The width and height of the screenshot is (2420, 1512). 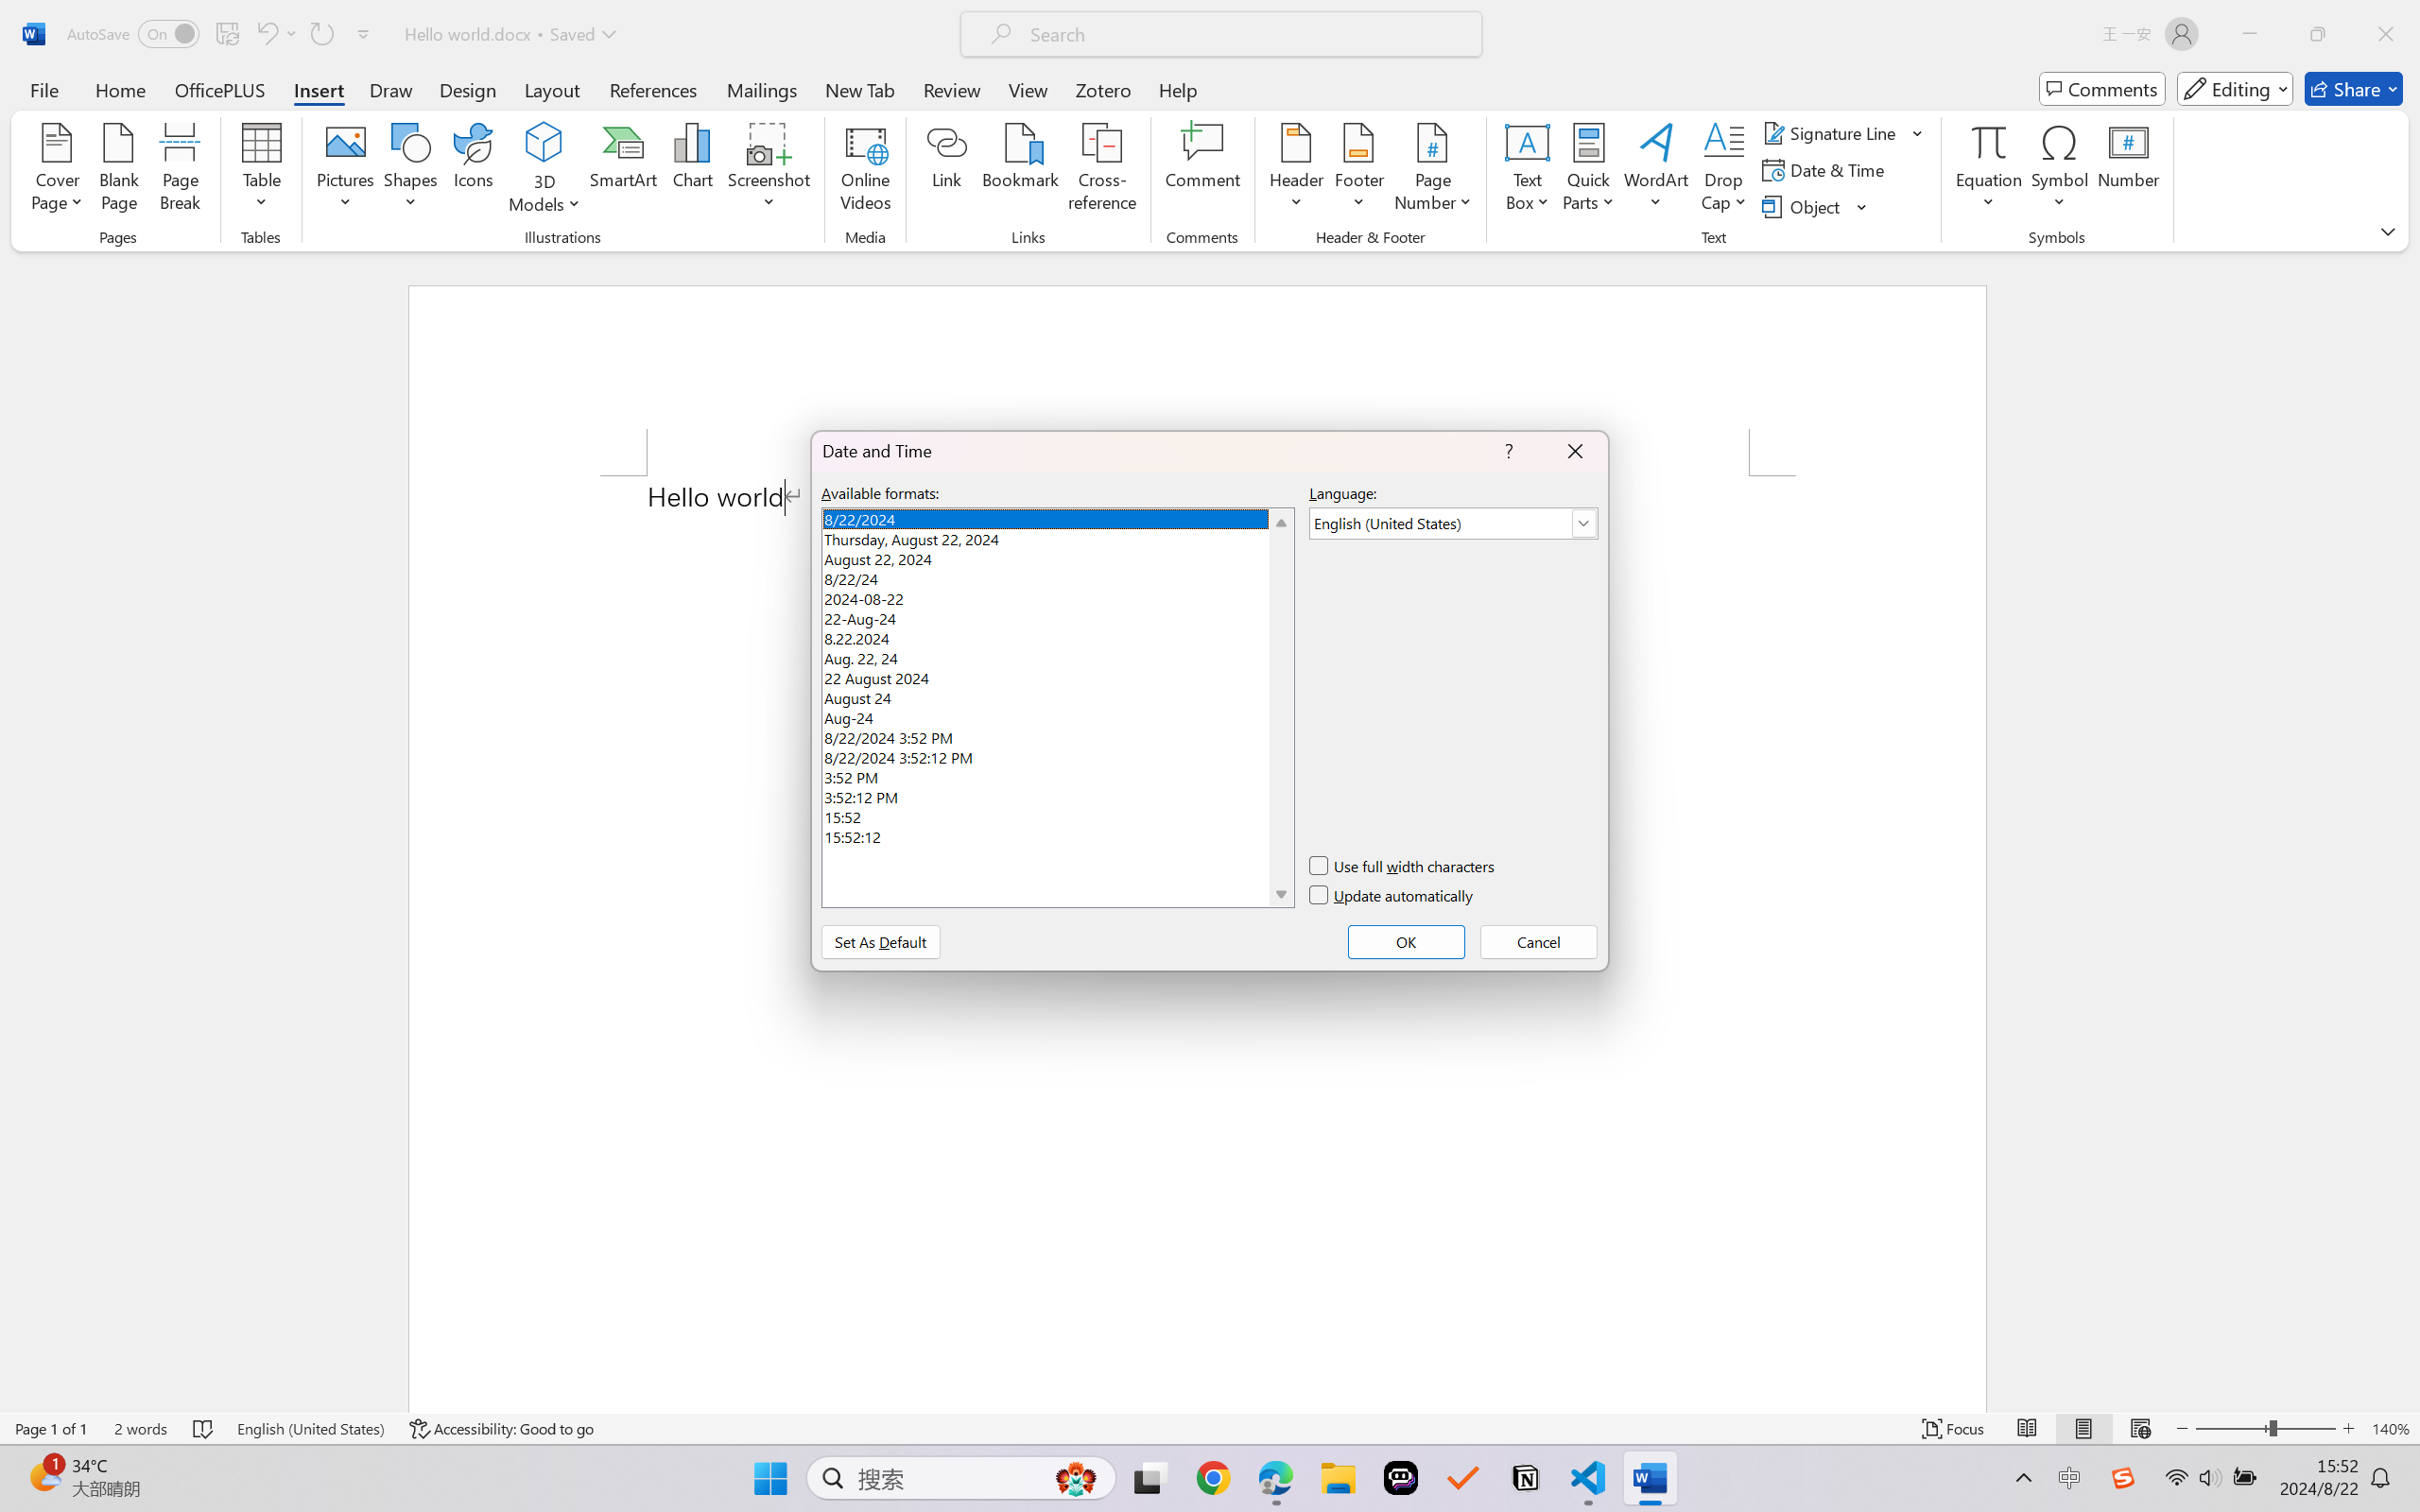 What do you see at coordinates (391, 88) in the screenshot?
I see `'Draw'` at bounding box center [391, 88].